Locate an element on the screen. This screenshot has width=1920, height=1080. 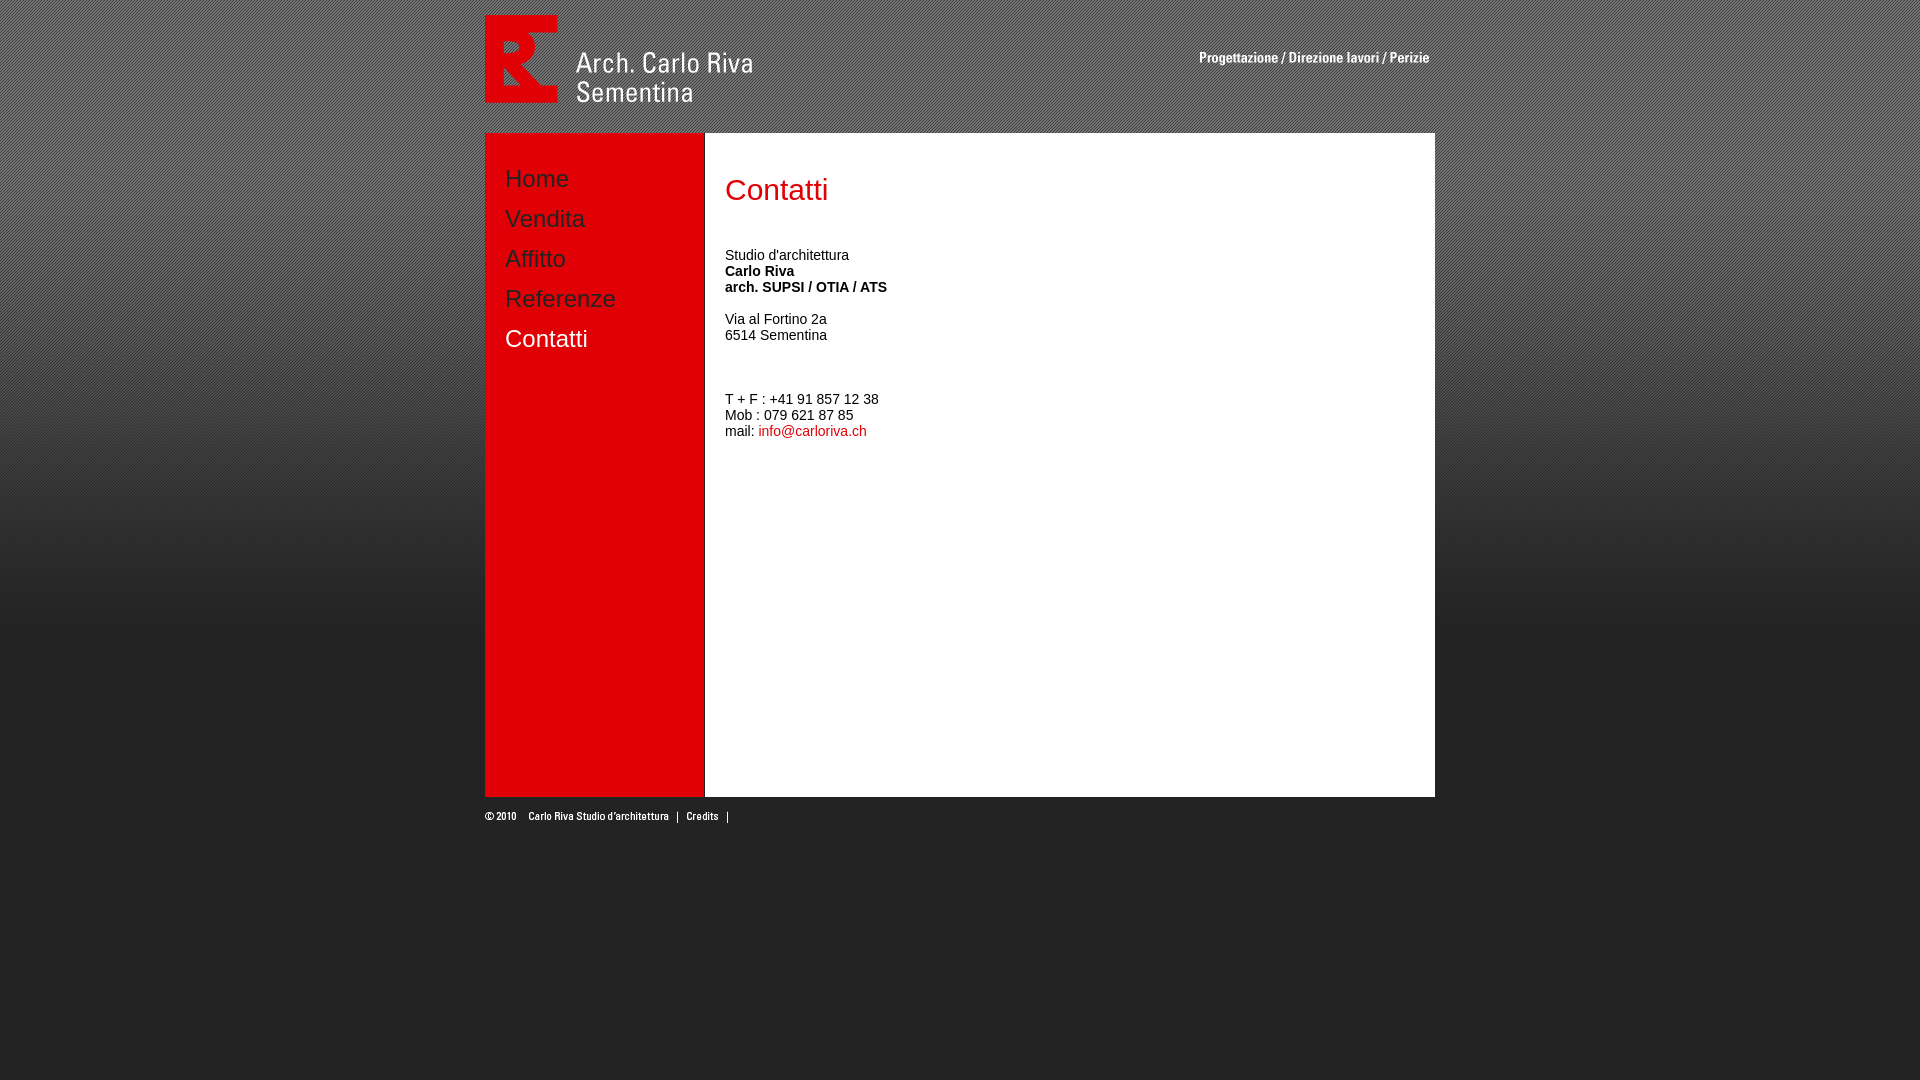
'info@carloriva.ch' is located at coordinates (811, 430).